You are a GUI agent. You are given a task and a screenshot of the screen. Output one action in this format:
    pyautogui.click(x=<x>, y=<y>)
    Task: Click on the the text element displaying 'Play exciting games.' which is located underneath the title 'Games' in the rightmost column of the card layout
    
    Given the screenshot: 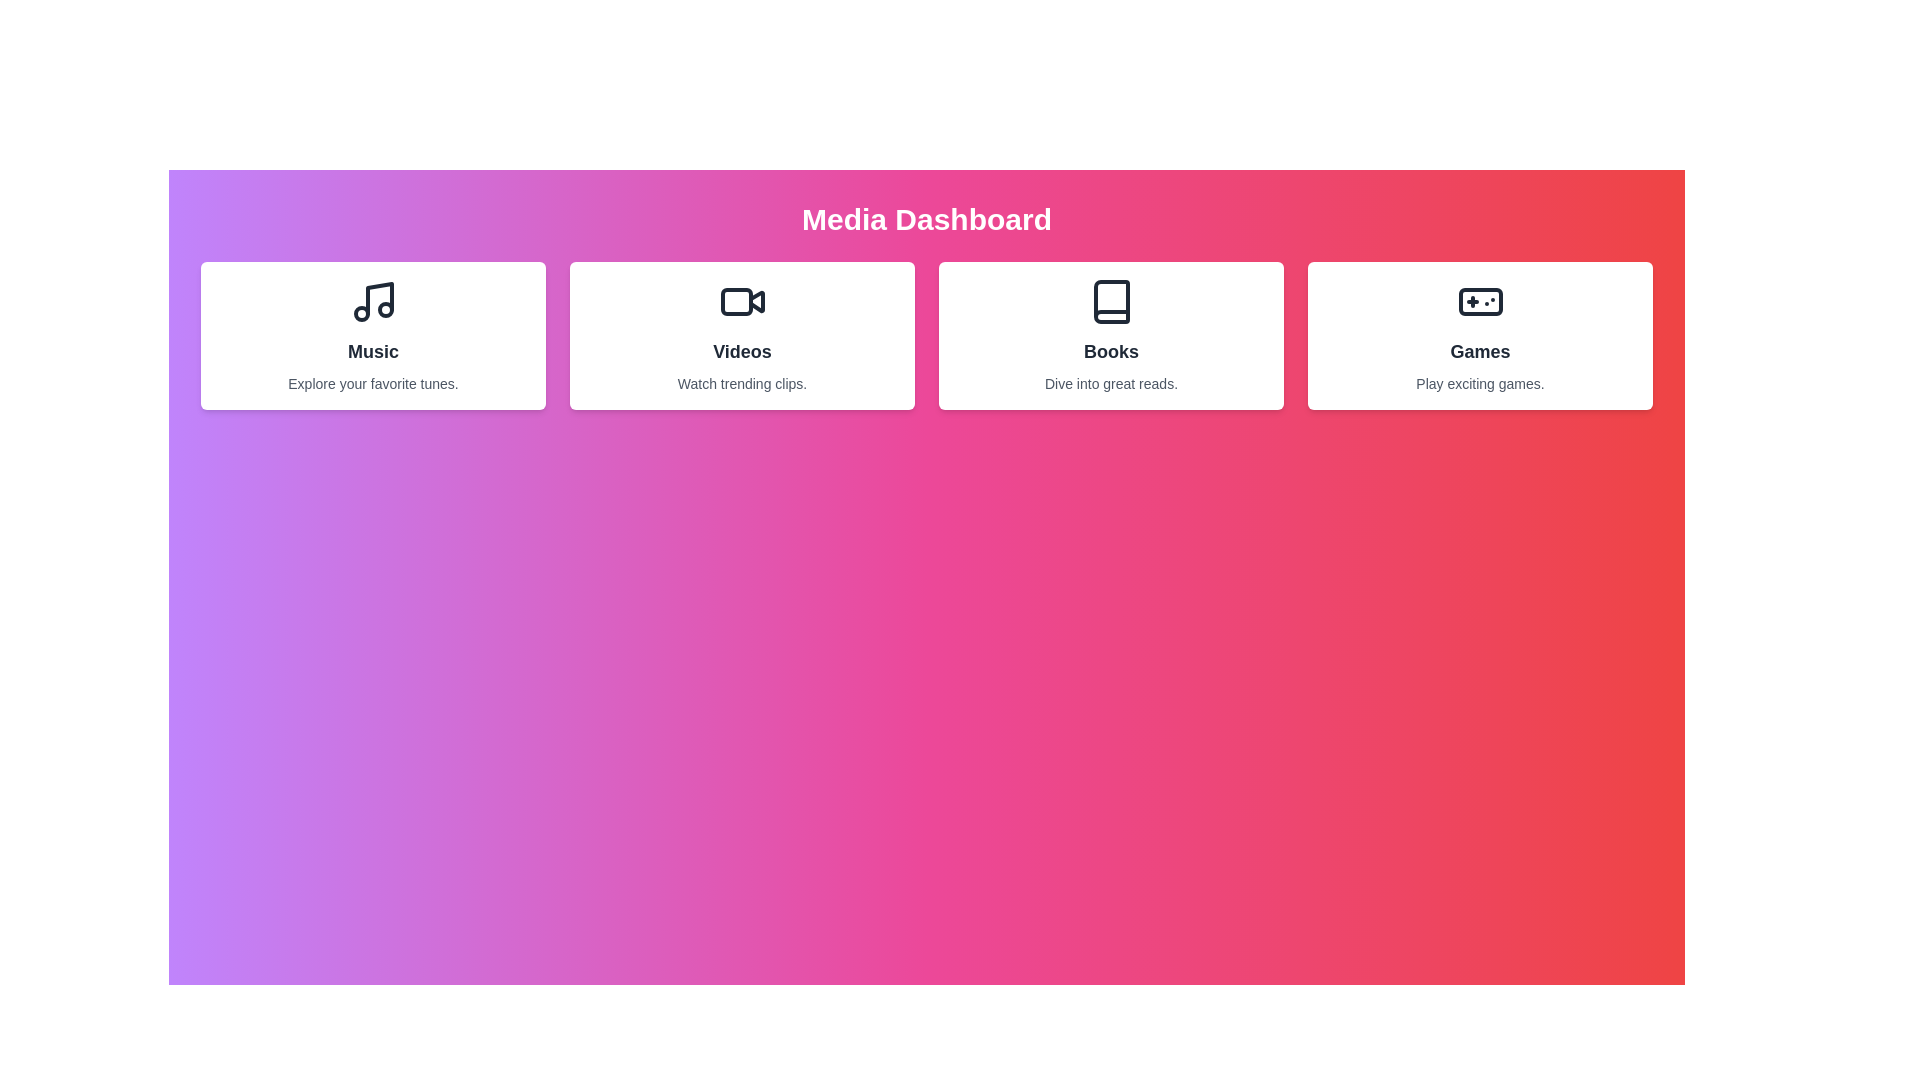 What is the action you would take?
    pyautogui.click(x=1480, y=384)
    